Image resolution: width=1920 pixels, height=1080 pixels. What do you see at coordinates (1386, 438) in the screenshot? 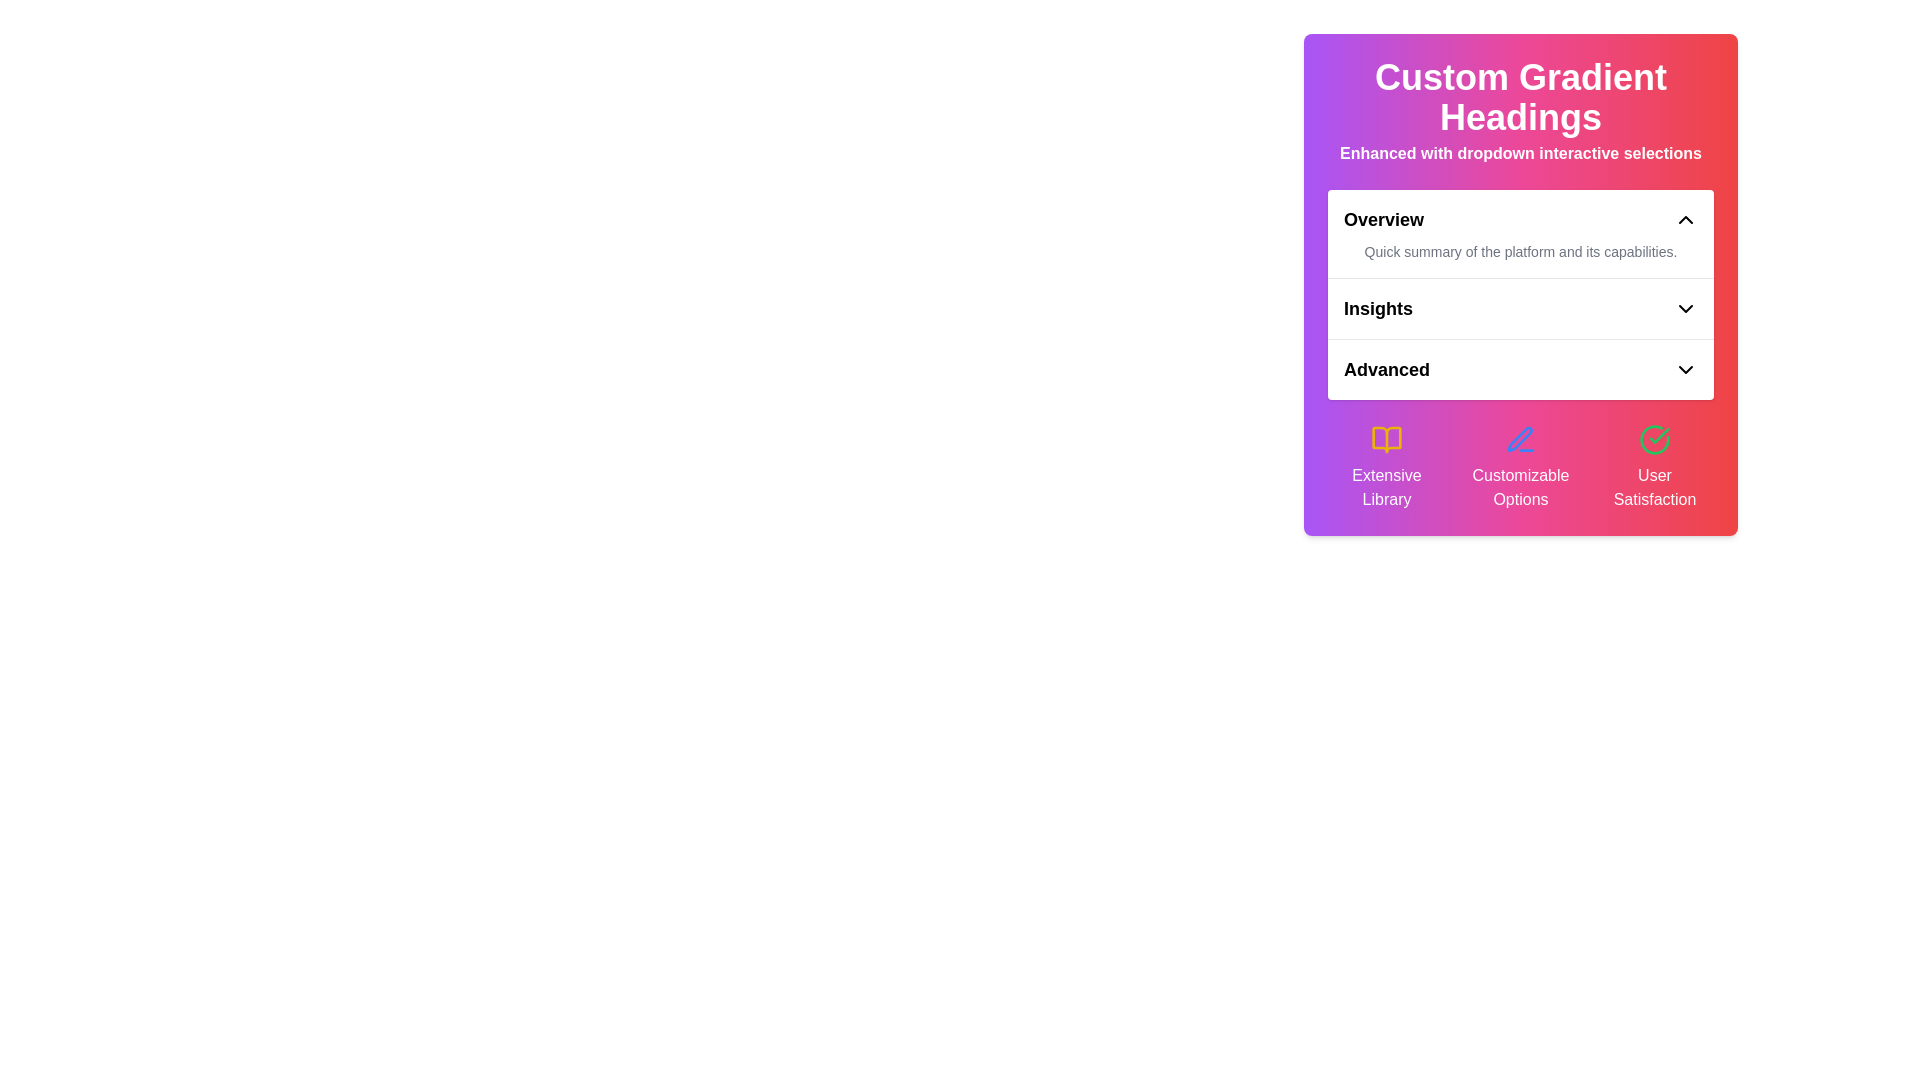
I see `the open book icon with a yellow hue, located above the 'Extensive Library' label` at bounding box center [1386, 438].